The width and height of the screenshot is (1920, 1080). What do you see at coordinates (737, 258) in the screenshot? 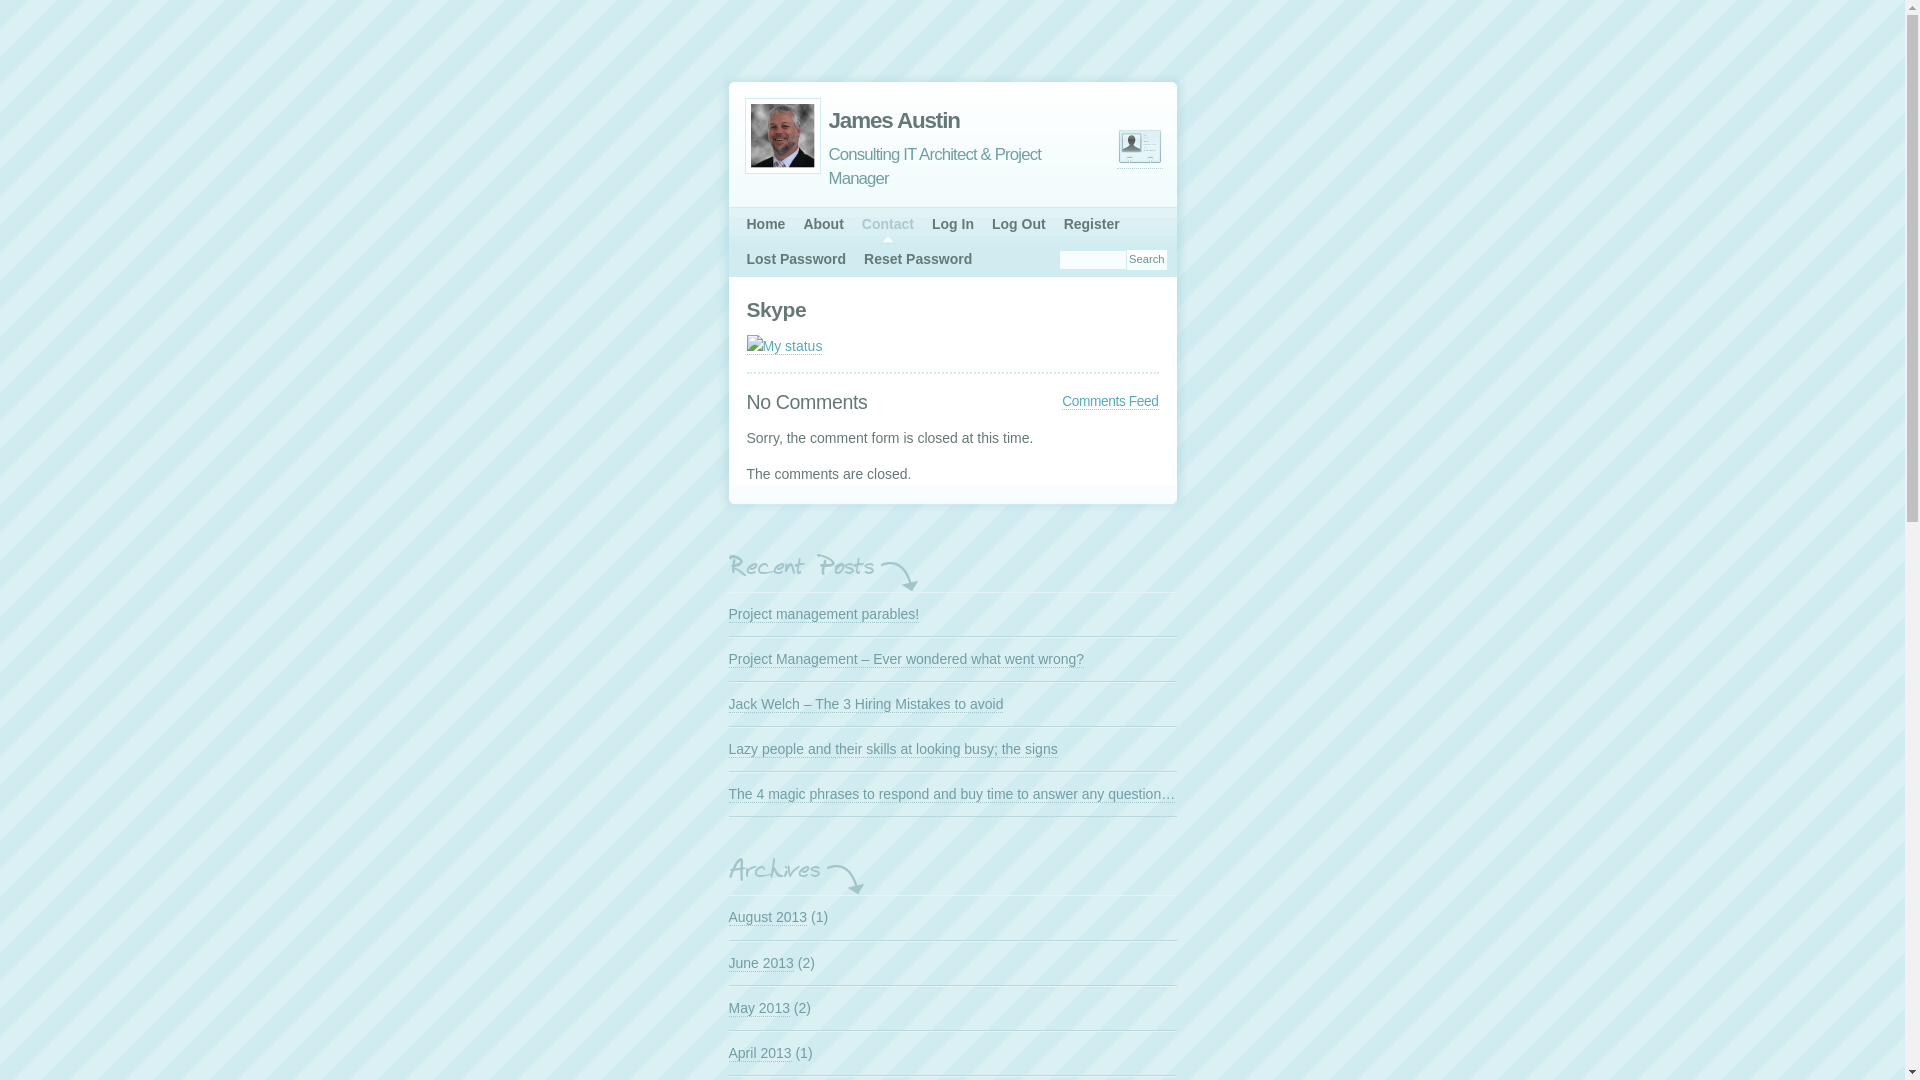
I see `'Lost Password'` at bounding box center [737, 258].